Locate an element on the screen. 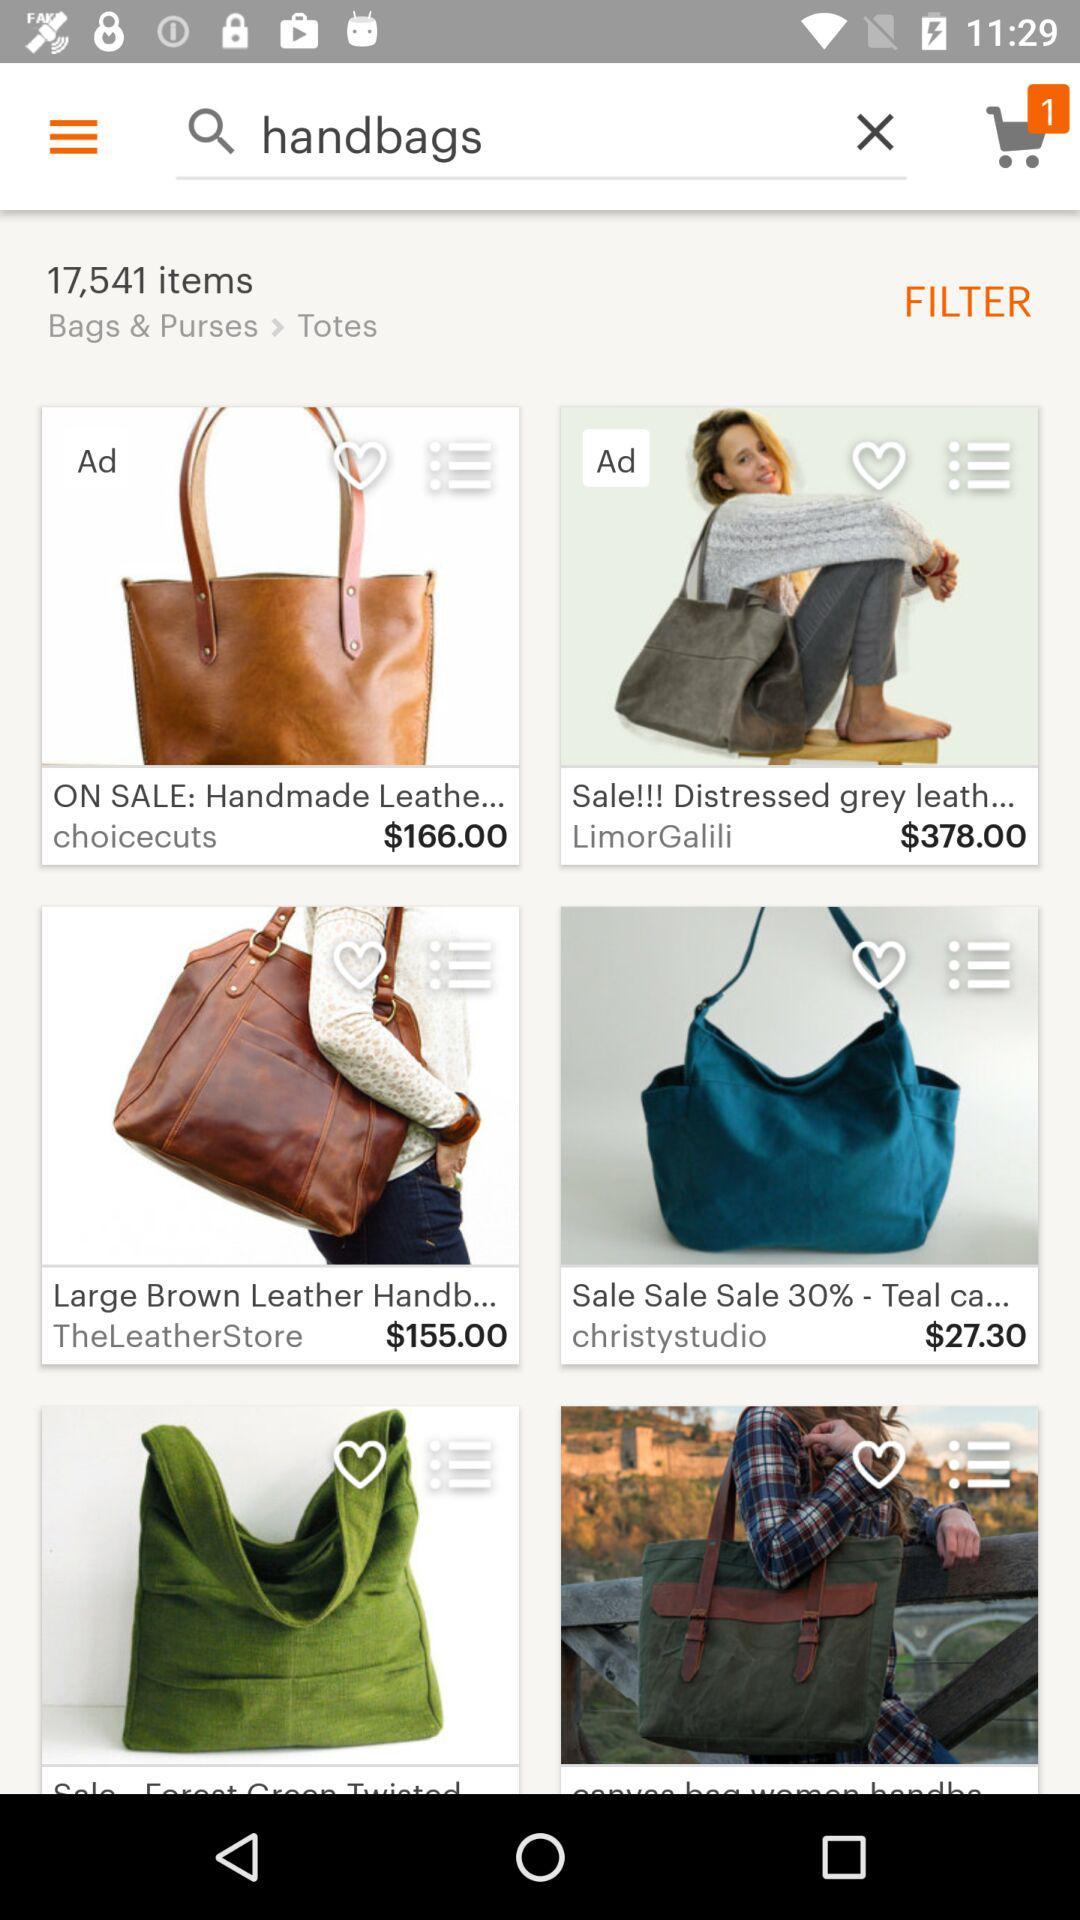 Image resolution: width=1080 pixels, height=1920 pixels. item above the filter is located at coordinates (863, 130).